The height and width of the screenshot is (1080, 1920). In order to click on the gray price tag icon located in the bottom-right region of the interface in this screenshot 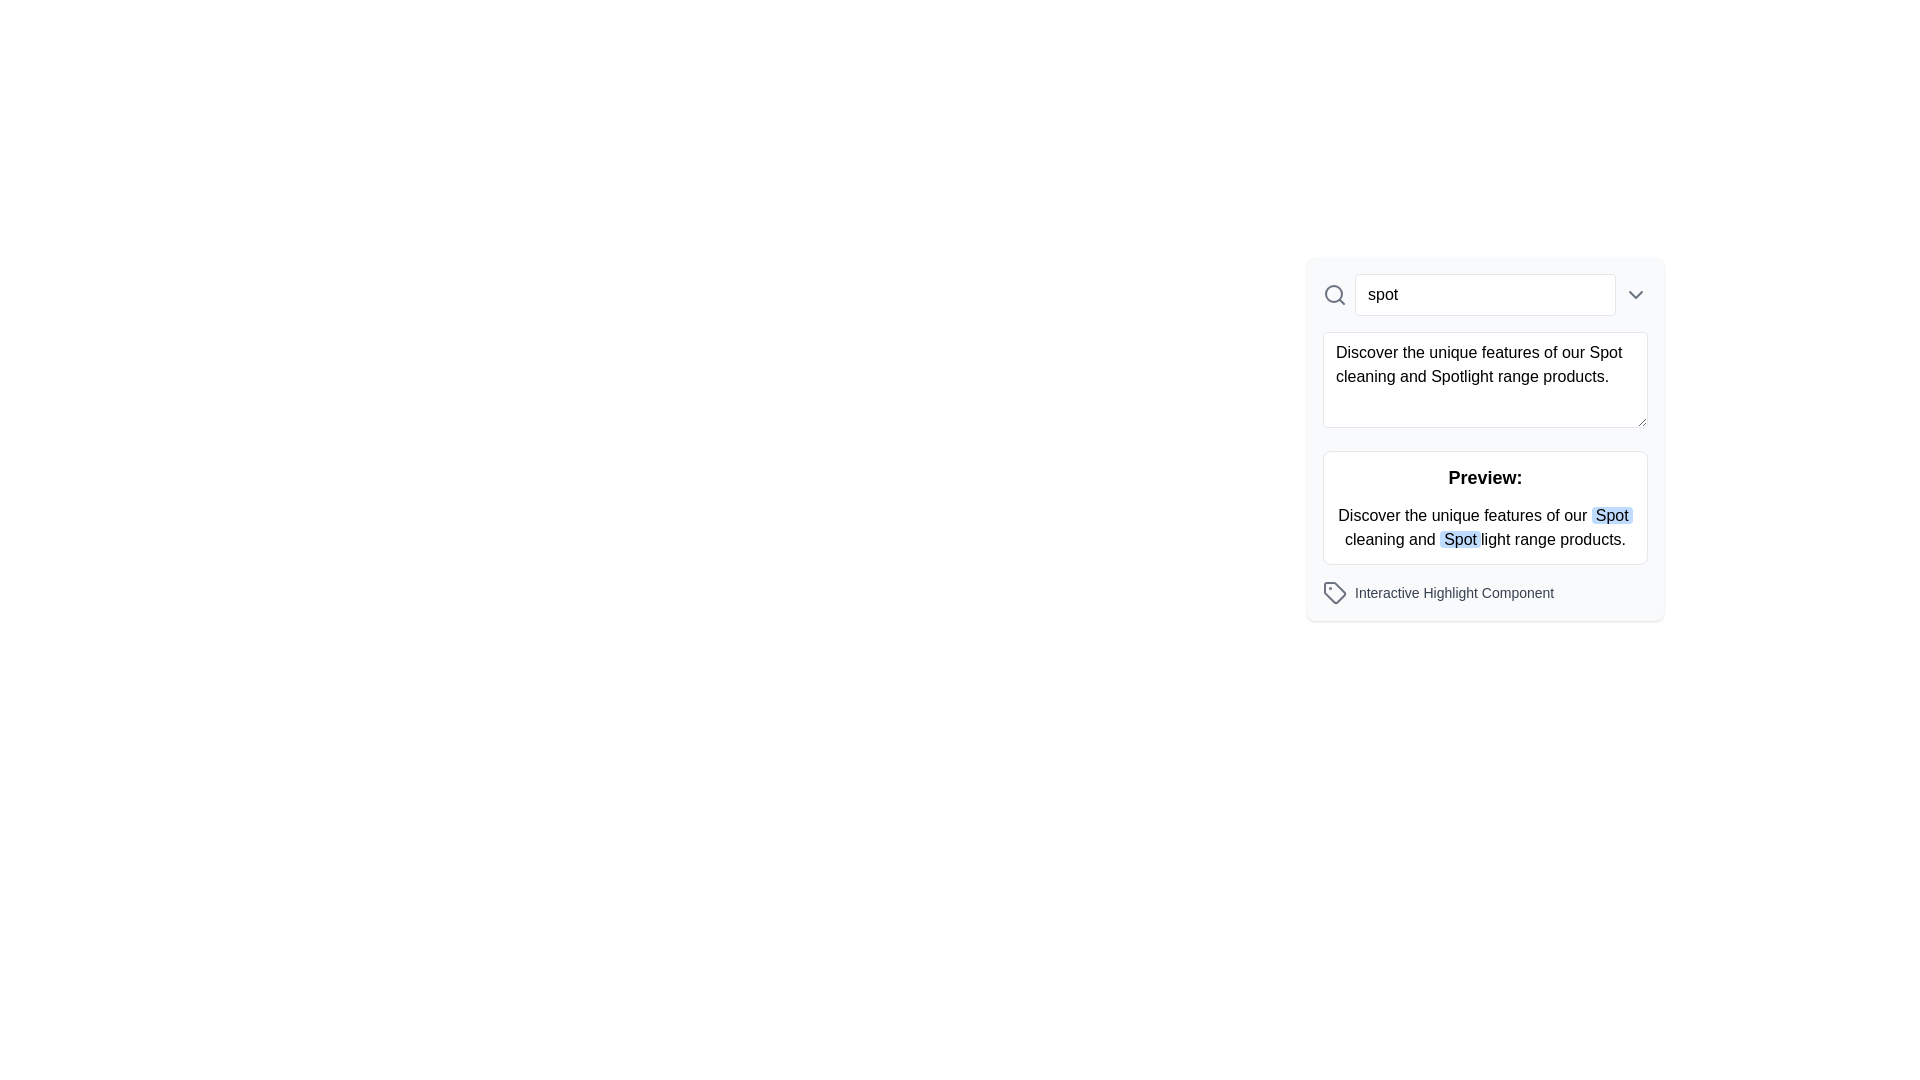, I will do `click(1334, 592)`.